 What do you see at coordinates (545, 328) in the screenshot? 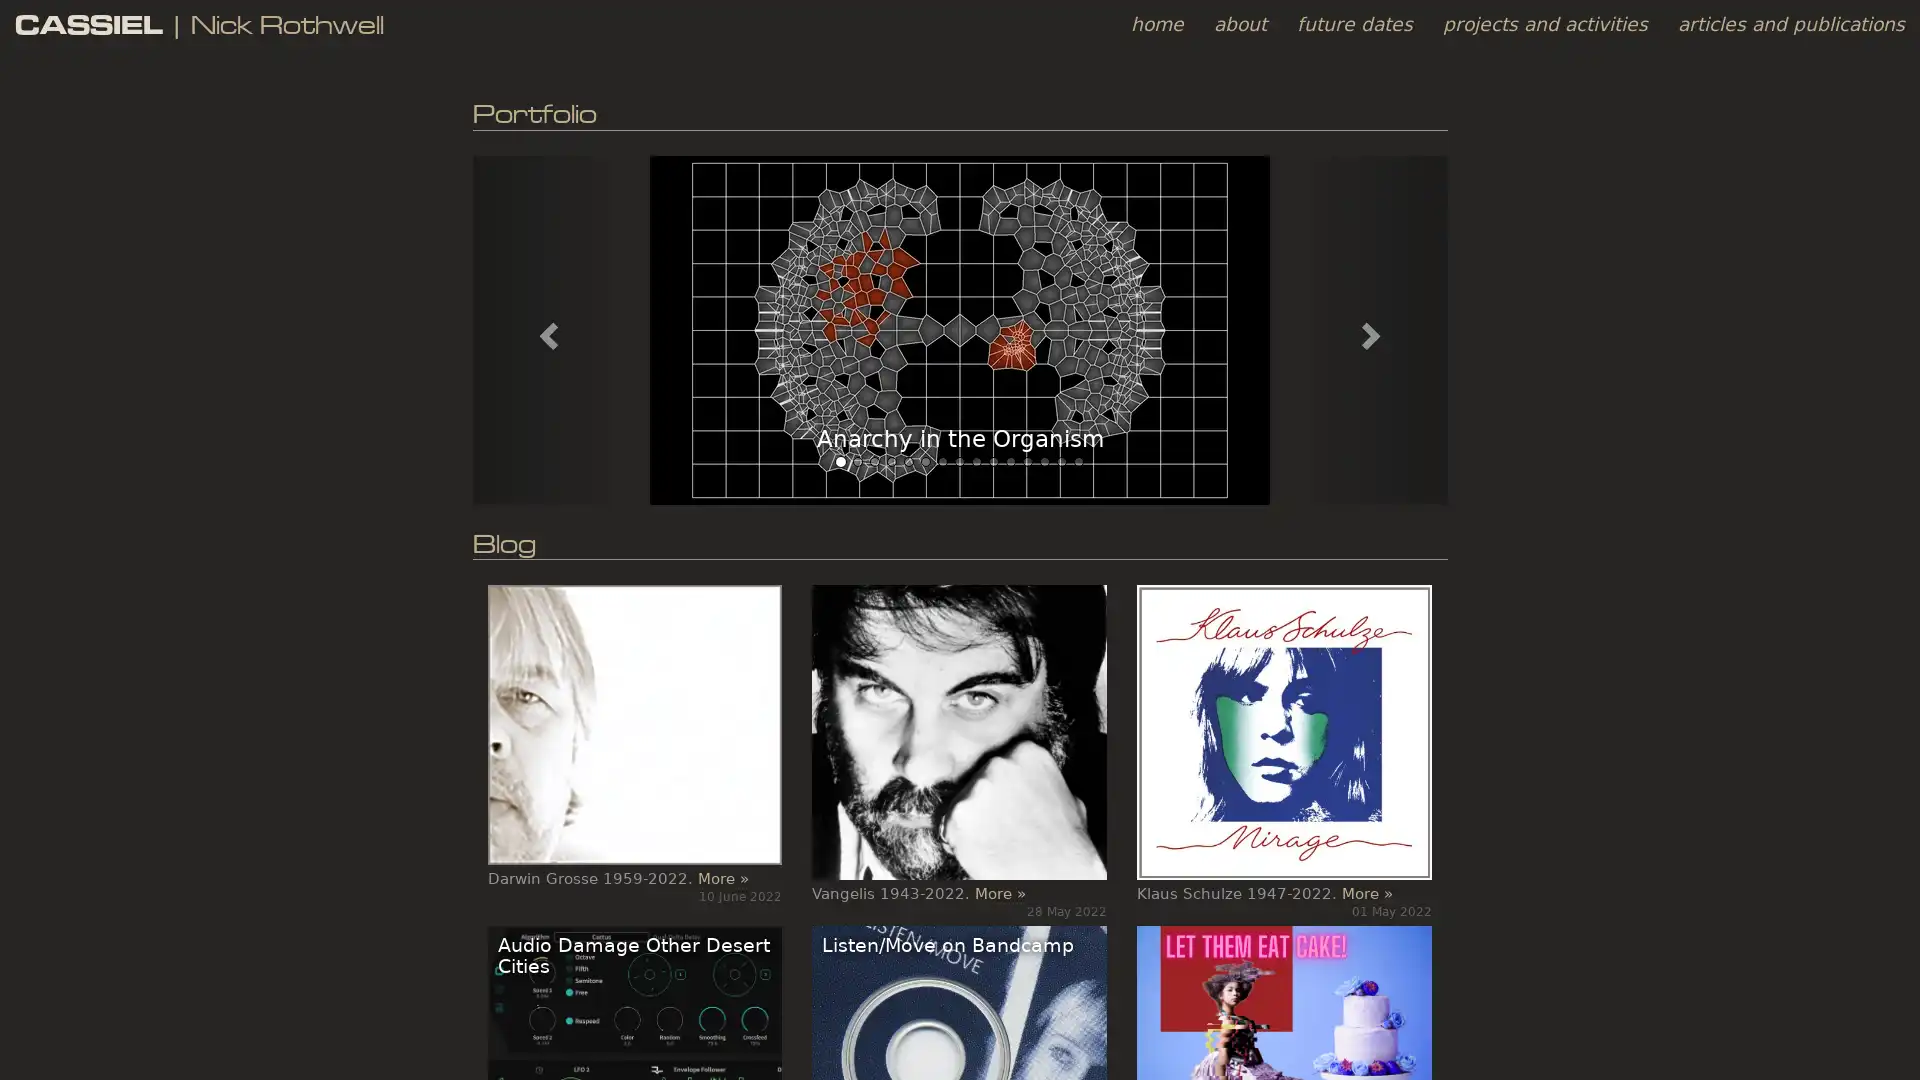
I see `Previous` at bounding box center [545, 328].